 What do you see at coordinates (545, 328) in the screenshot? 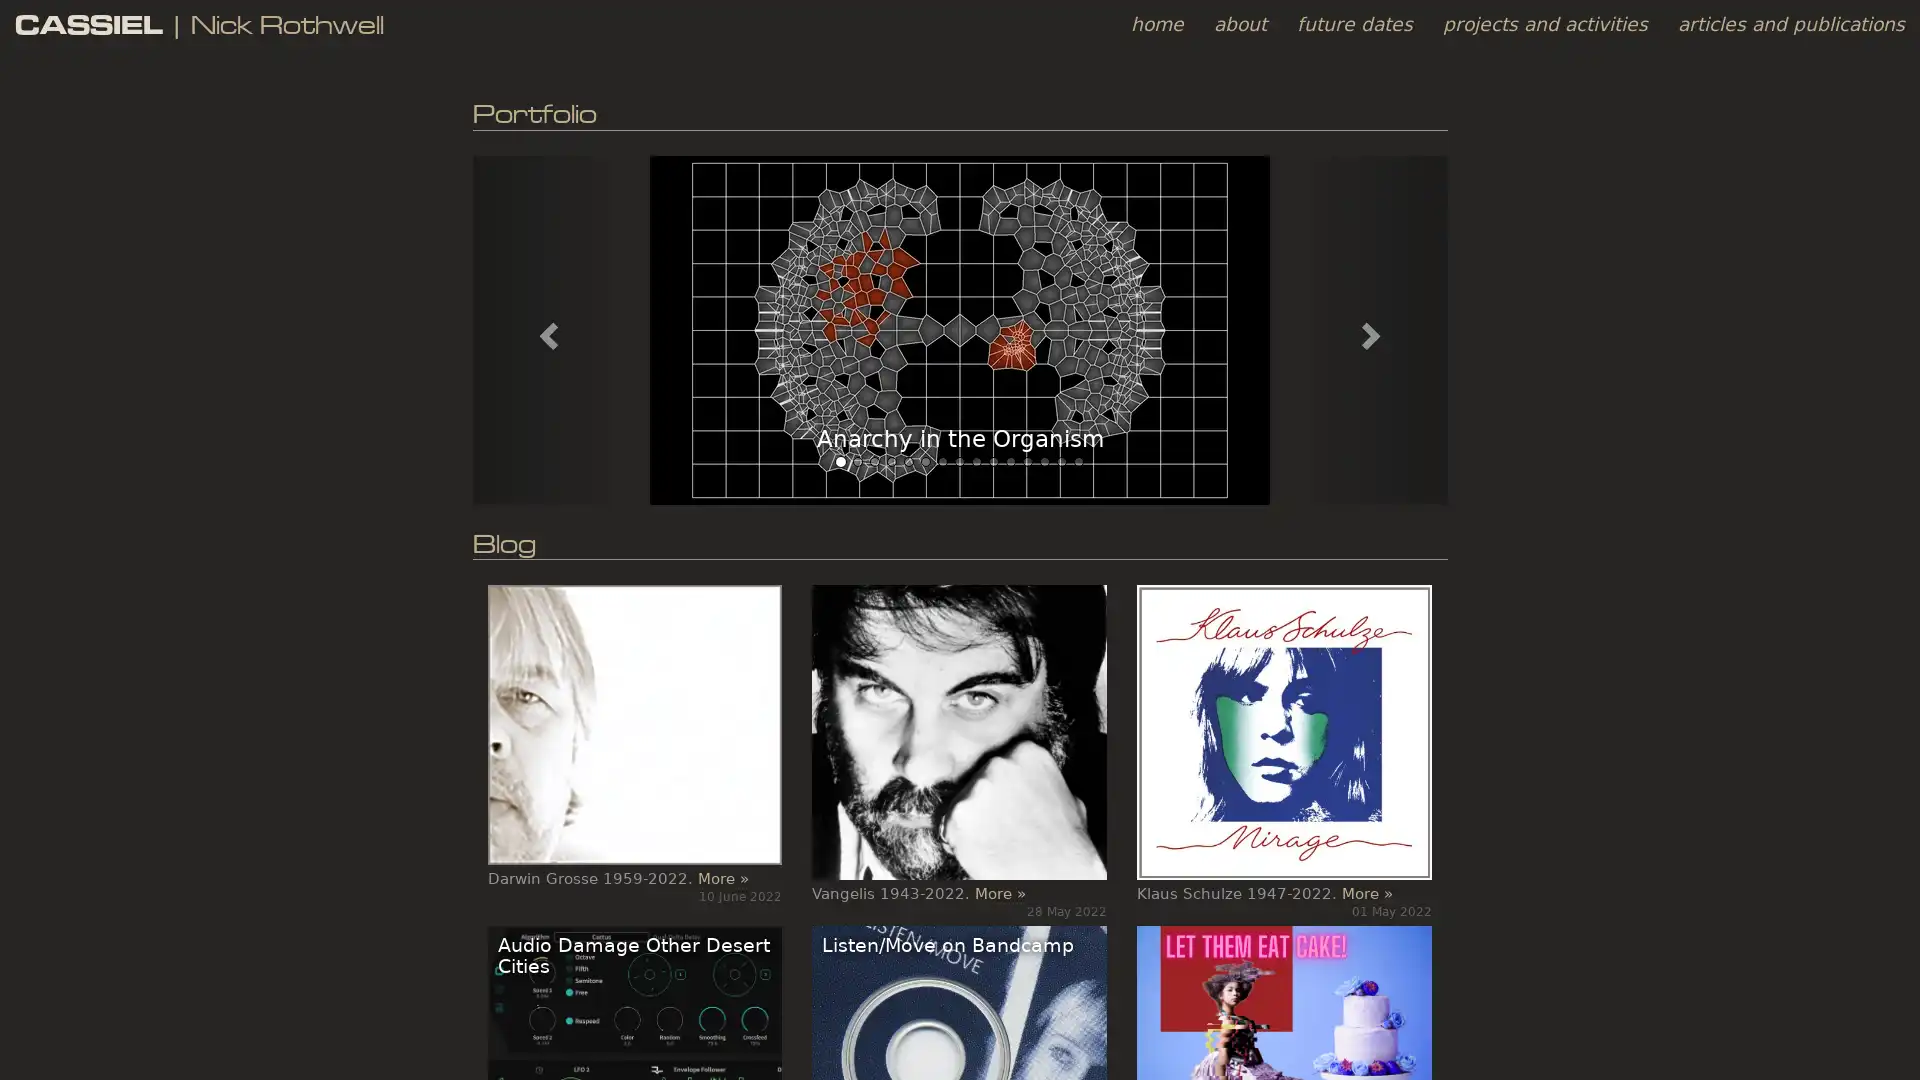
I see `Previous` at bounding box center [545, 328].